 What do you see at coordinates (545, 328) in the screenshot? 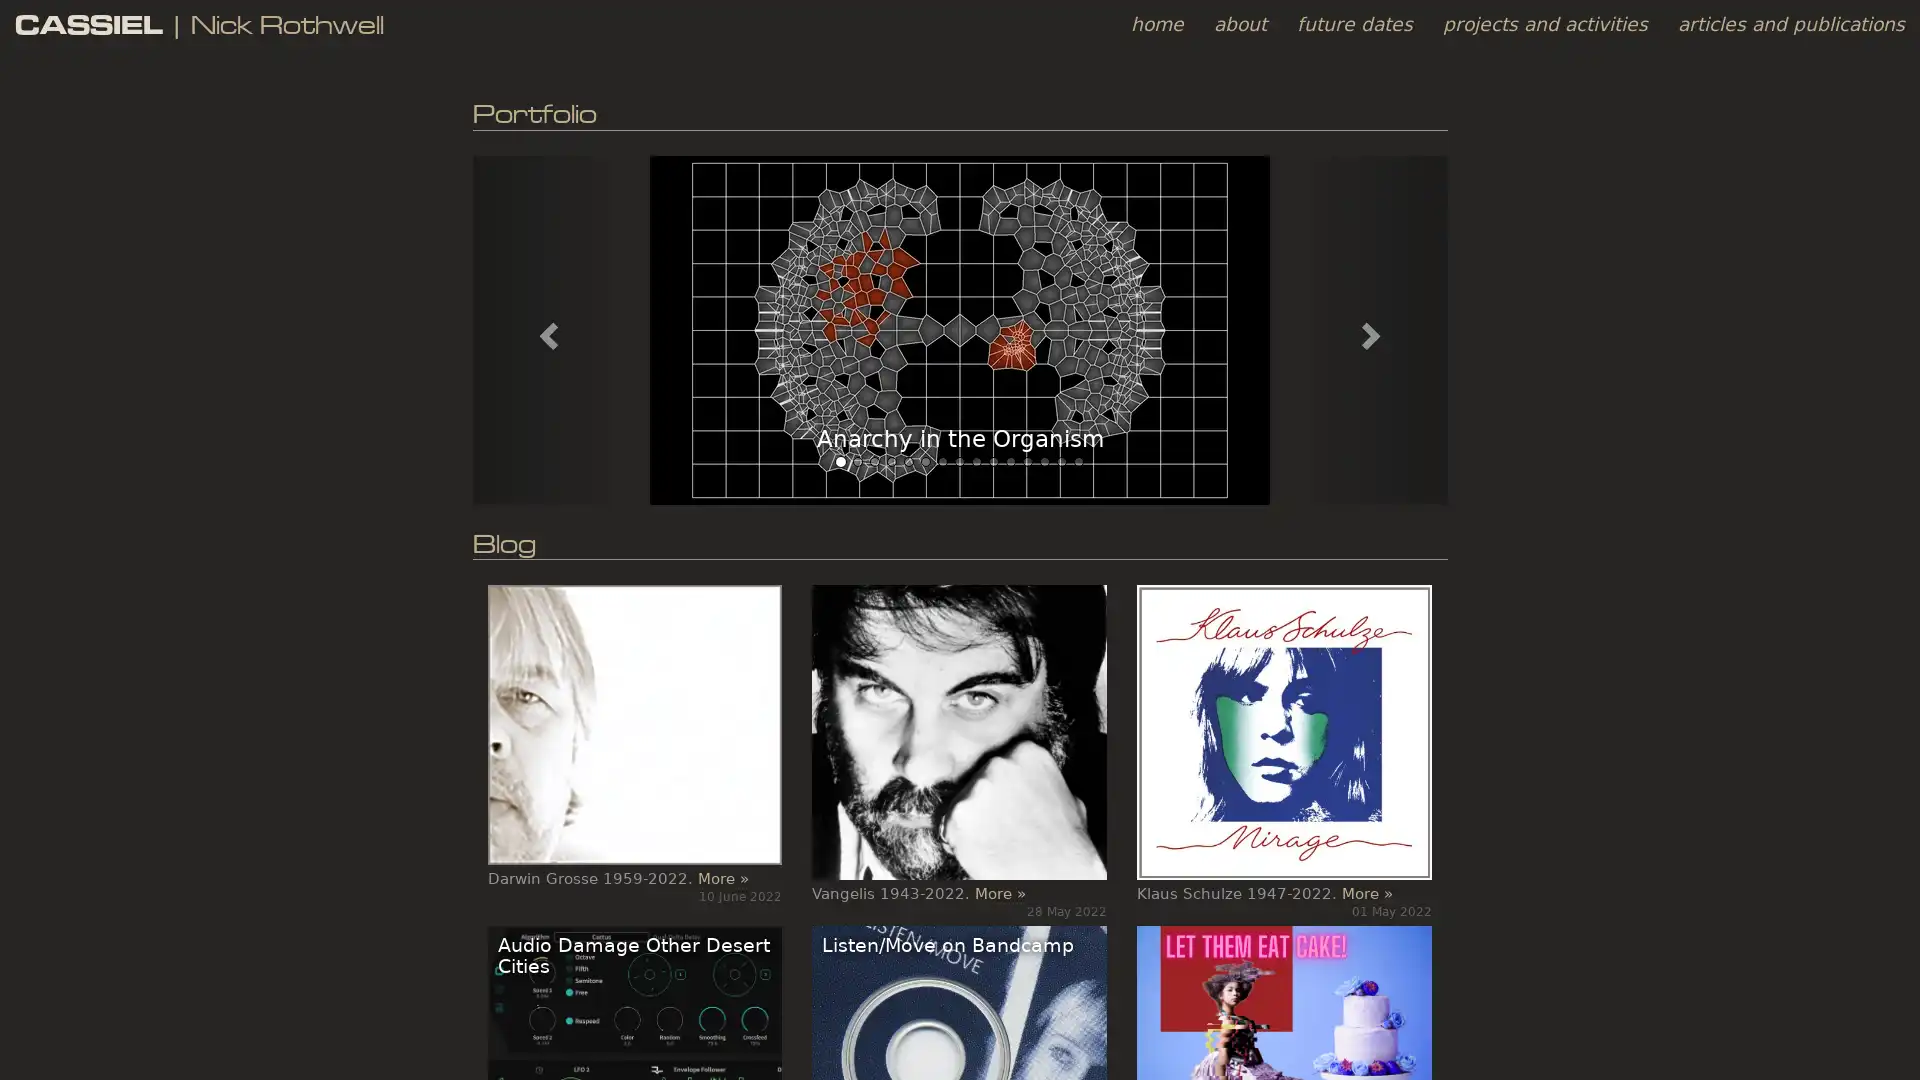
I see `Previous` at bounding box center [545, 328].